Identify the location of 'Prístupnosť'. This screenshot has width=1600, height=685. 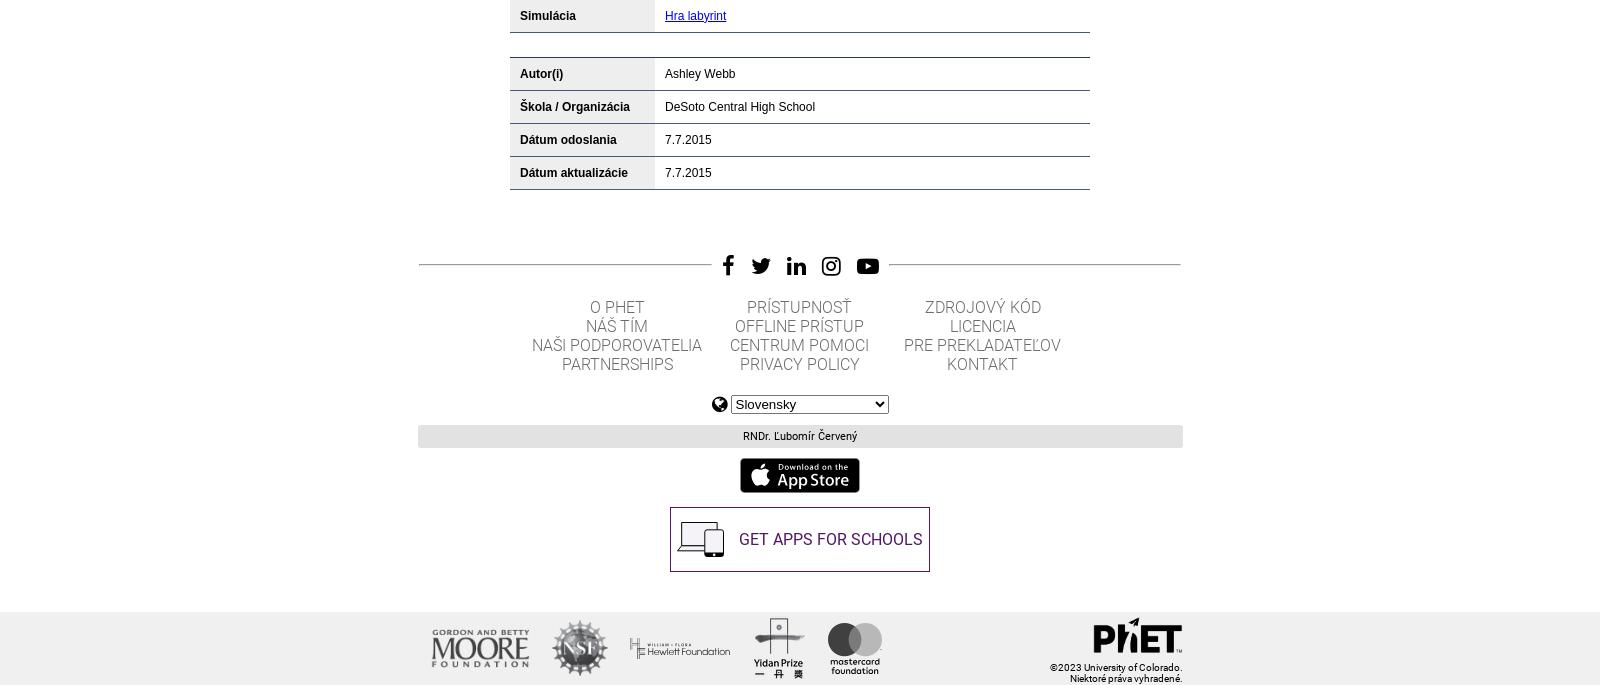
(799, 306).